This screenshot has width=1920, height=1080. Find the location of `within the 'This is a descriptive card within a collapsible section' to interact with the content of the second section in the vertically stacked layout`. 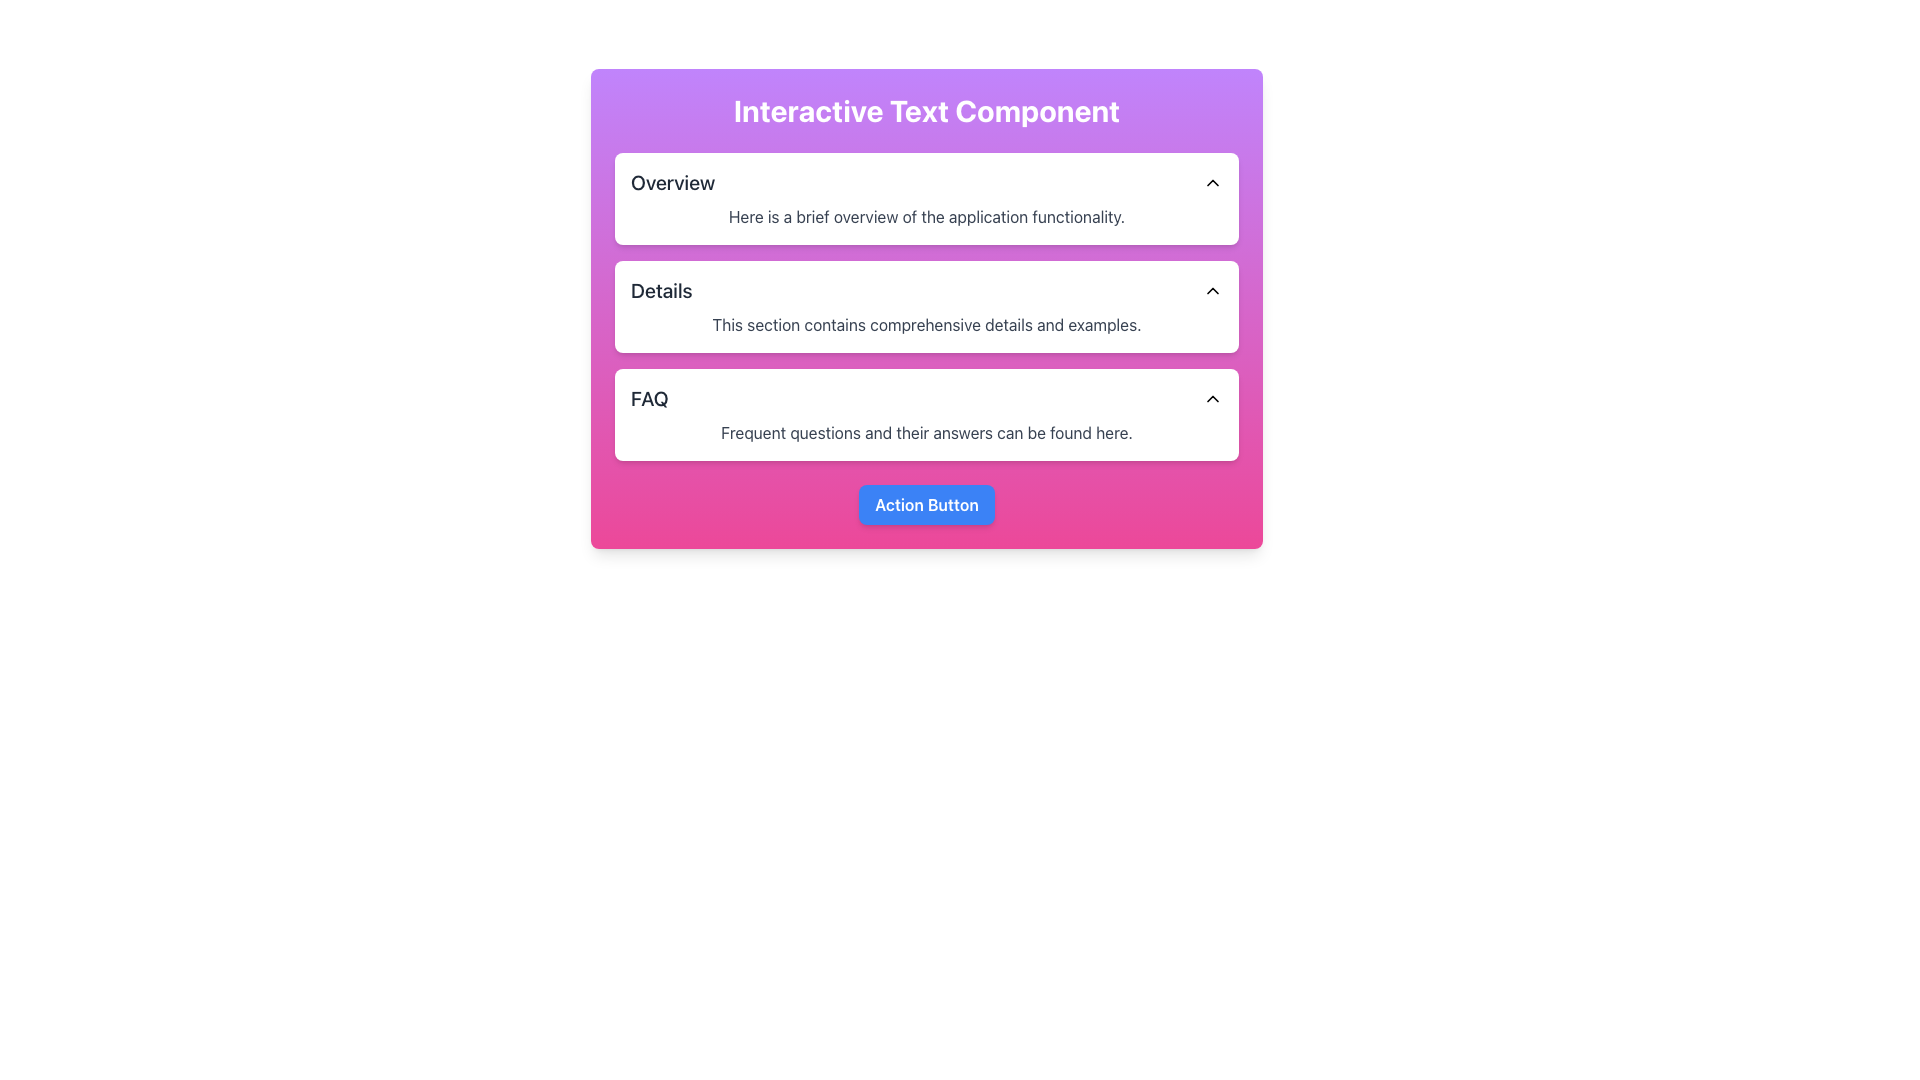

within the 'This is a descriptive card within a collapsible section' to interact with the content of the second section in the vertically stacked layout is located at coordinates (925, 307).